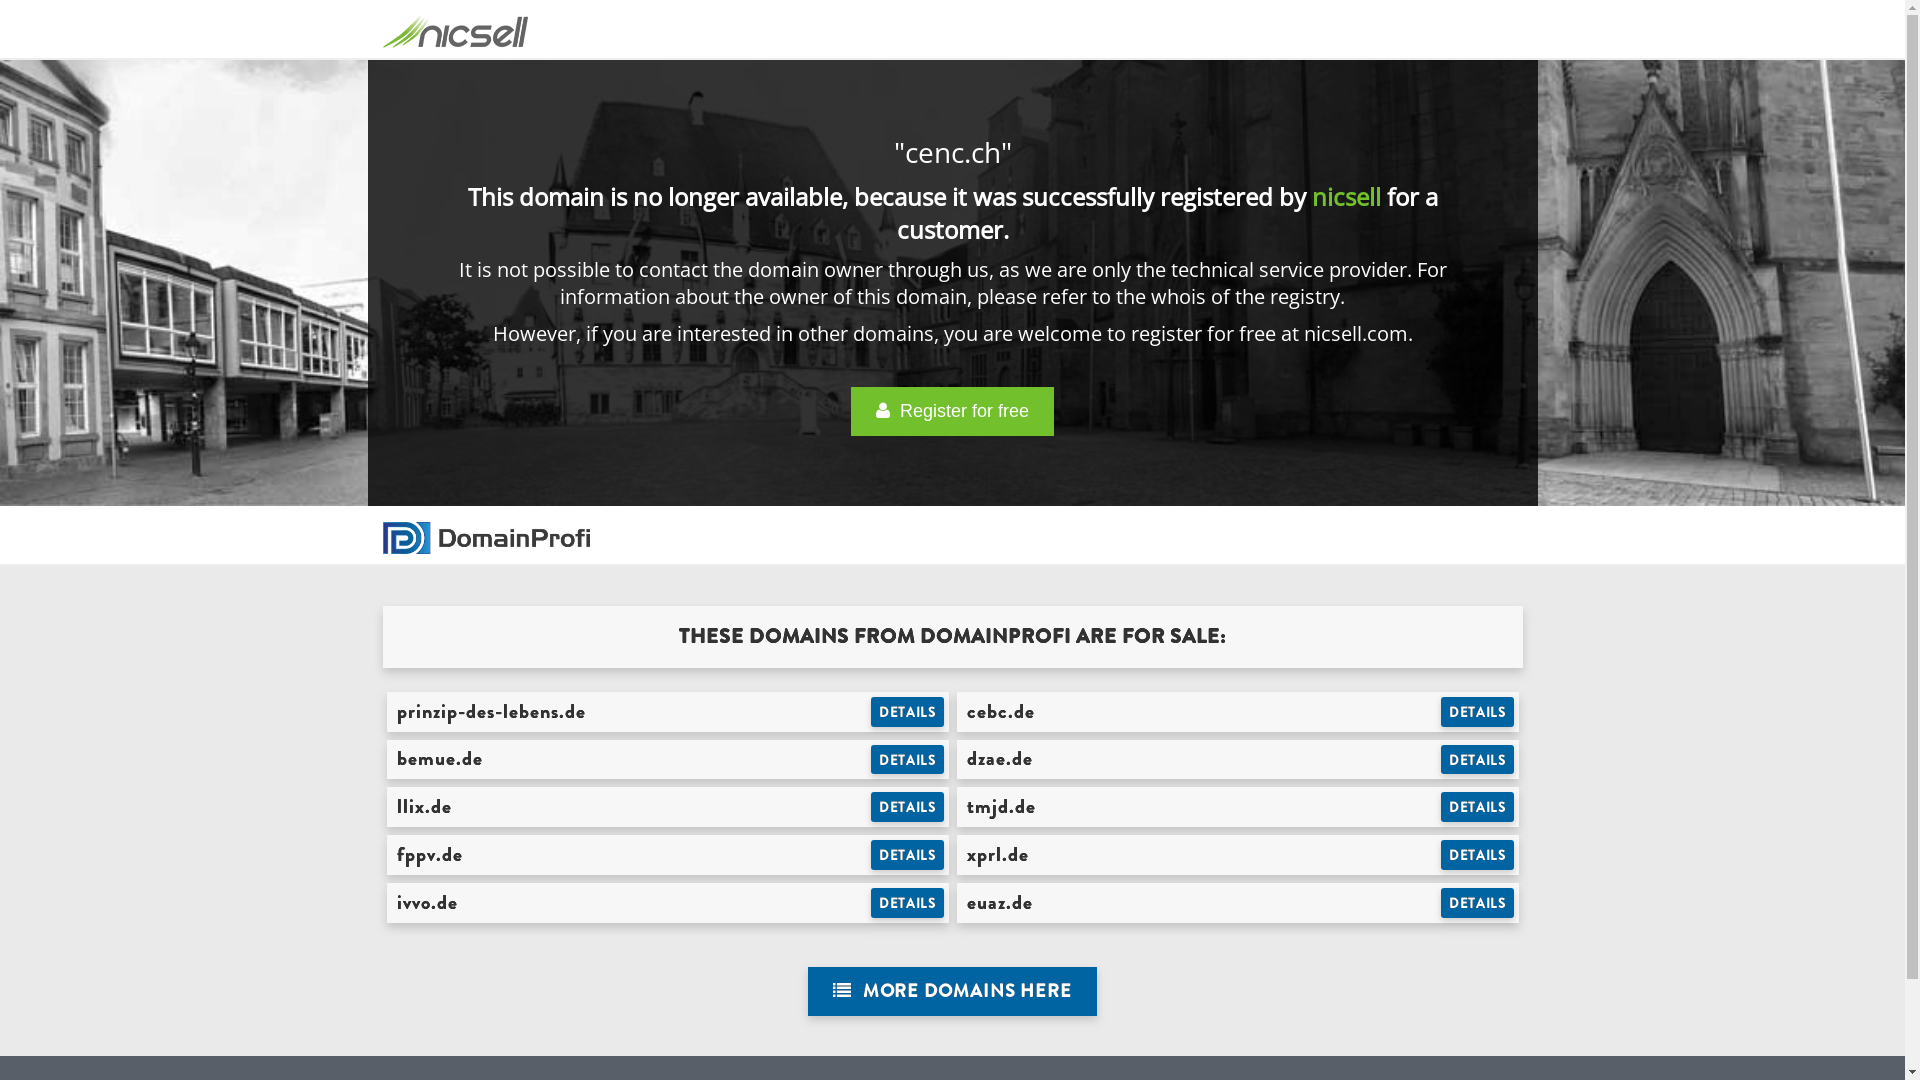 Image resolution: width=1920 pixels, height=1080 pixels. What do you see at coordinates (1477, 759) in the screenshot?
I see `'DETAILS'` at bounding box center [1477, 759].